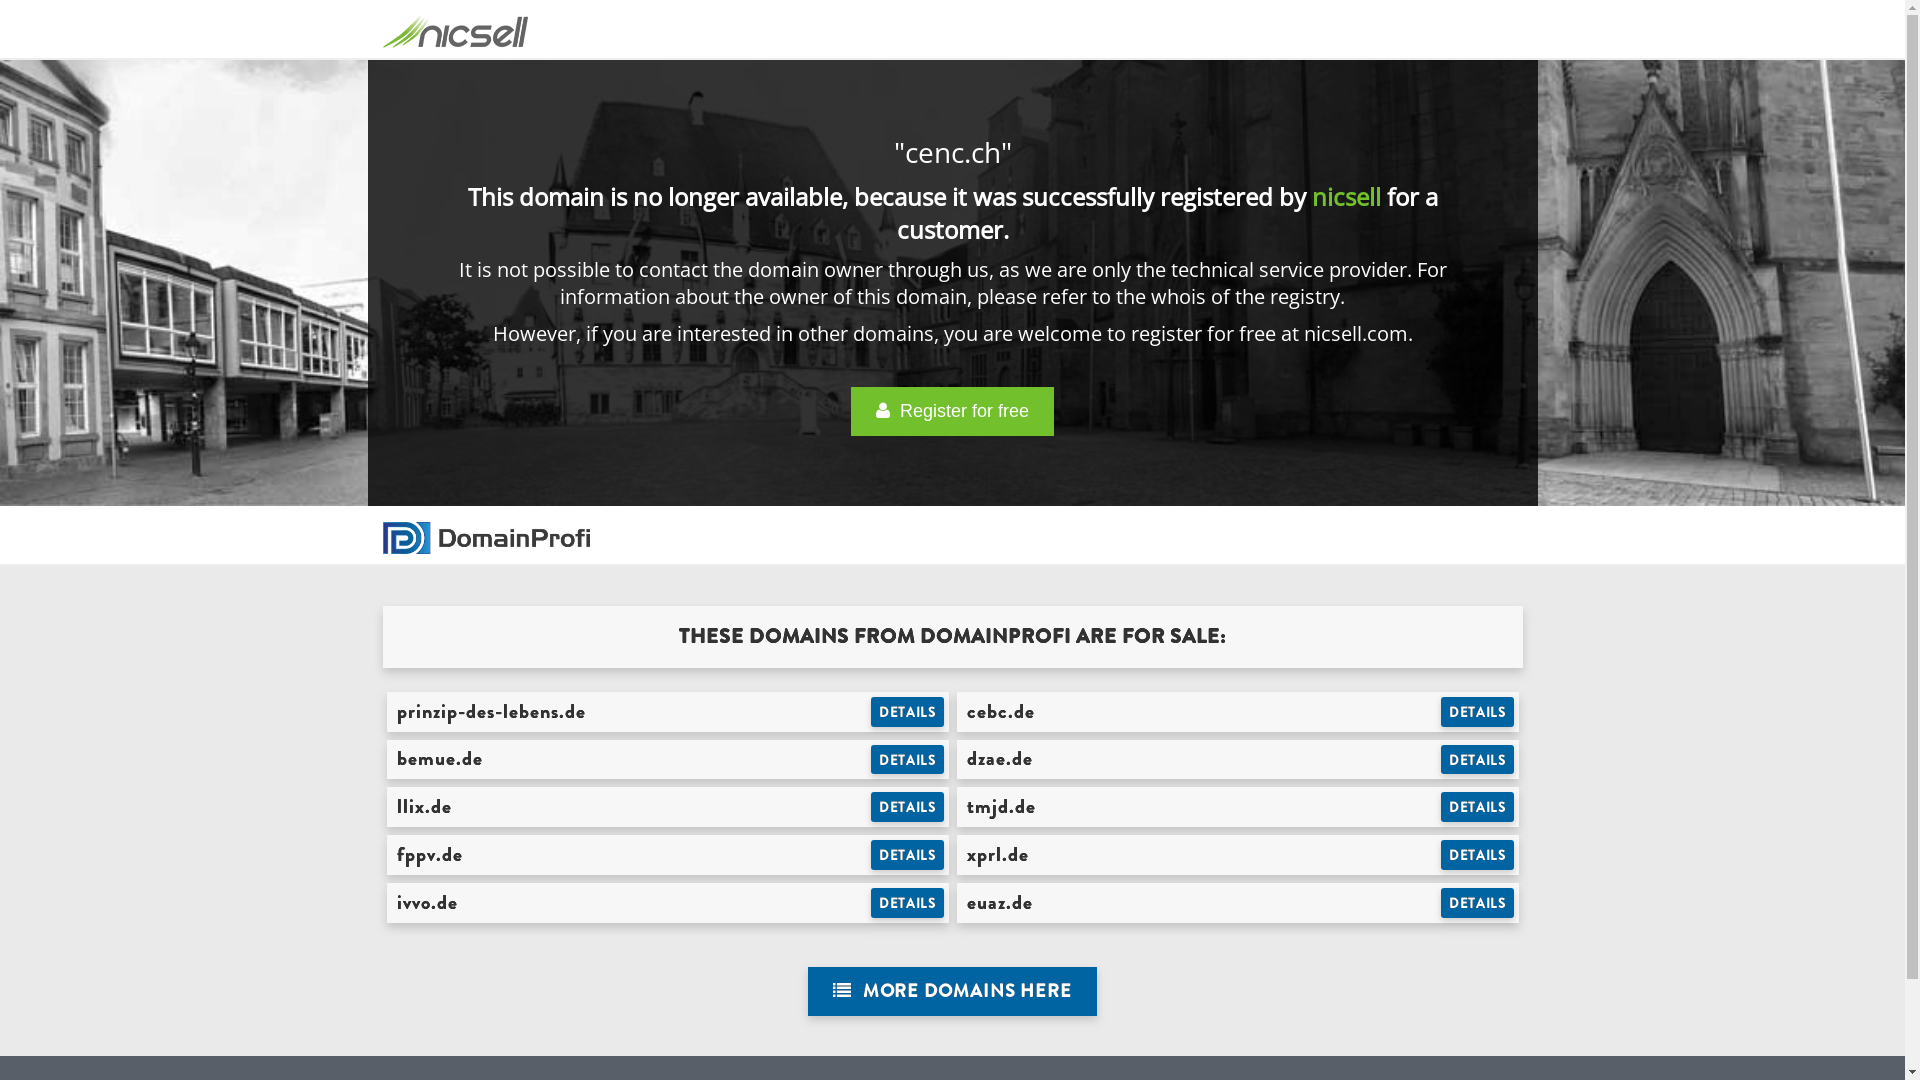 Image resolution: width=1920 pixels, height=1080 pixels. What do you see at coordinates (1477, 759) in the screenshot?
I see `'DETAILS'` at bounding box center [1477, 759].